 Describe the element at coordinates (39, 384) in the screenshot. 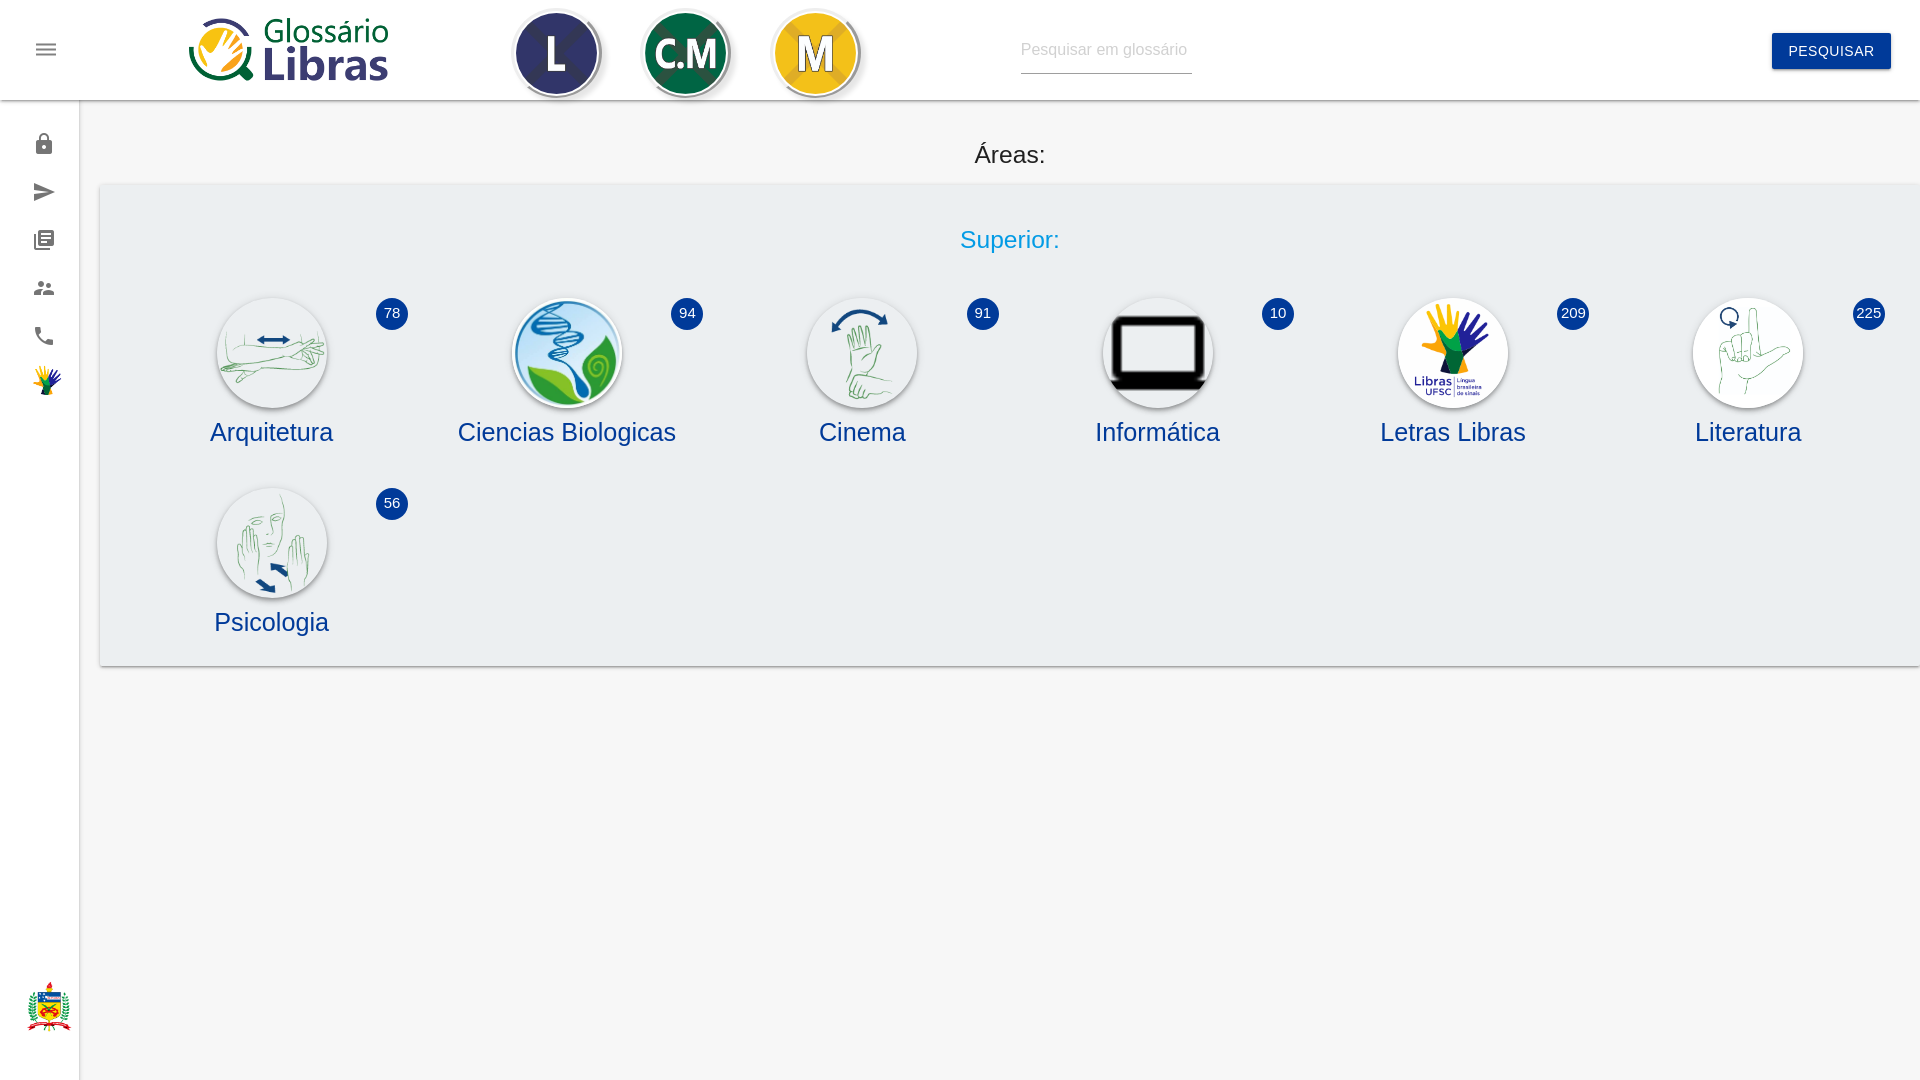

I see `'Portal Libras'` at that location.